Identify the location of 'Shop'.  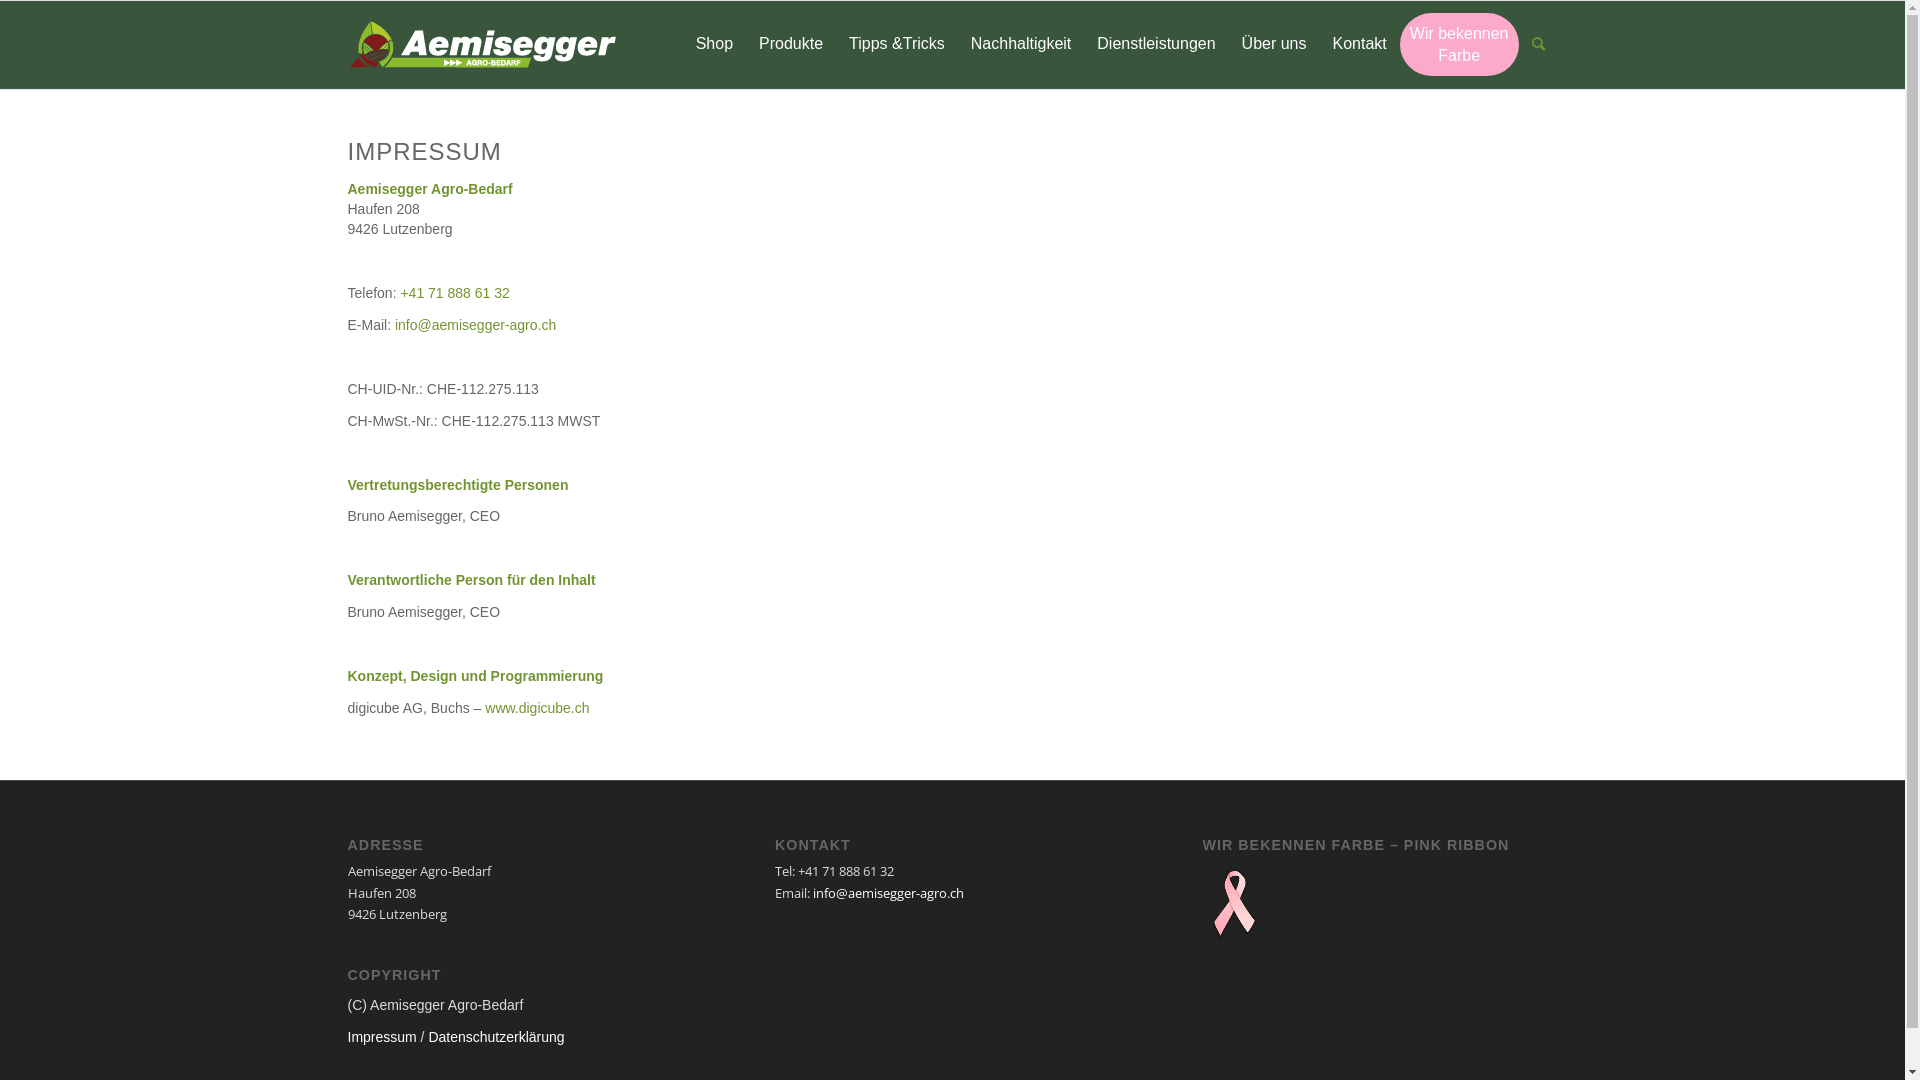
(714, 45).